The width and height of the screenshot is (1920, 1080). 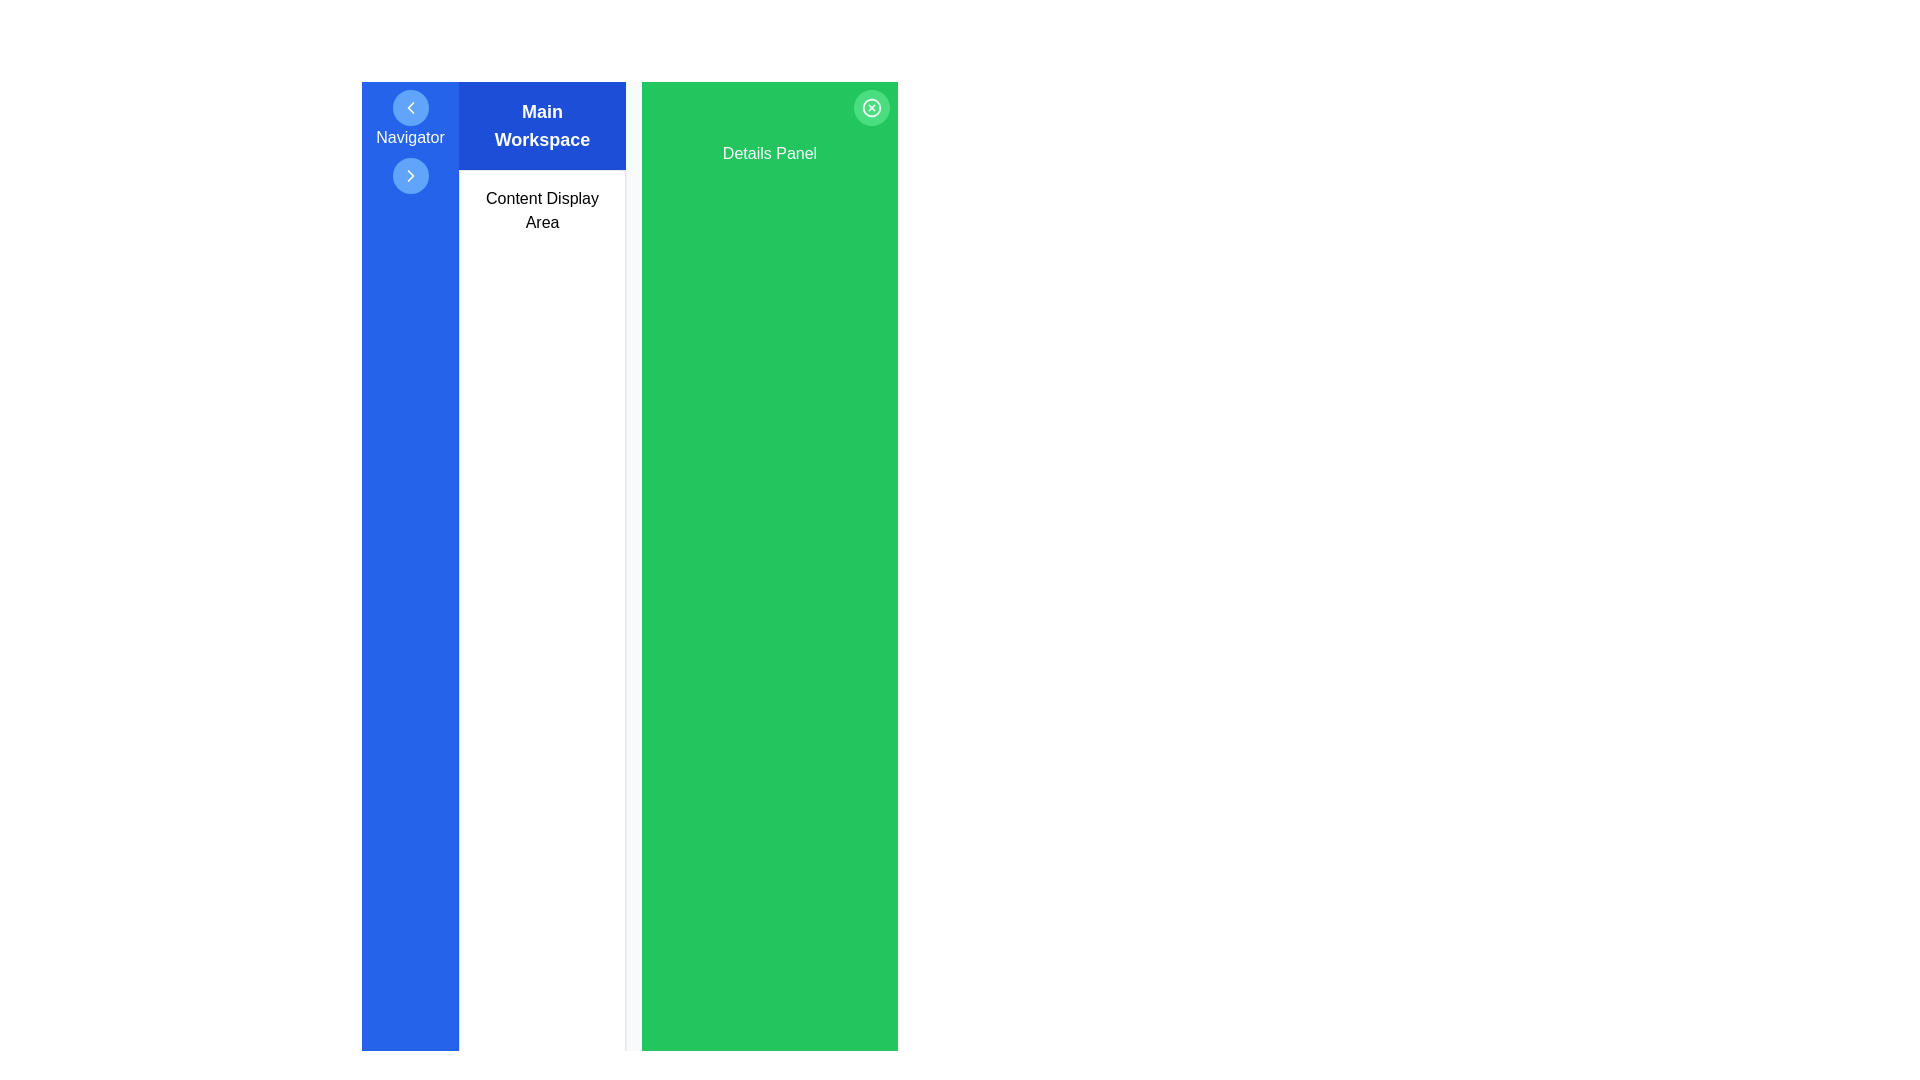 I want to click on the close button located in the top-right corner of the green 'Details Panel', so click(x=872, y=108).